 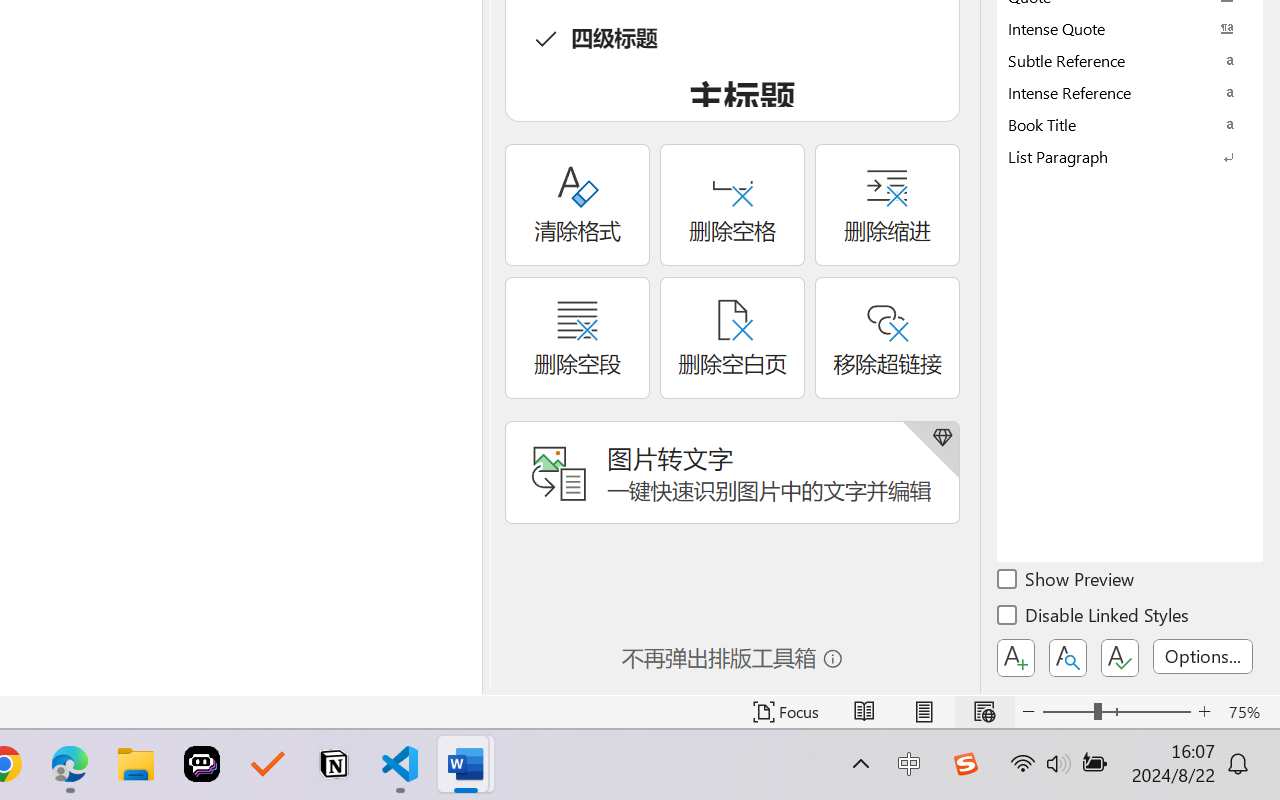 What do you see at coordinates (984, 711) in the screenshot?
I see `'Web Layout'` at bounding box center [984, 711].